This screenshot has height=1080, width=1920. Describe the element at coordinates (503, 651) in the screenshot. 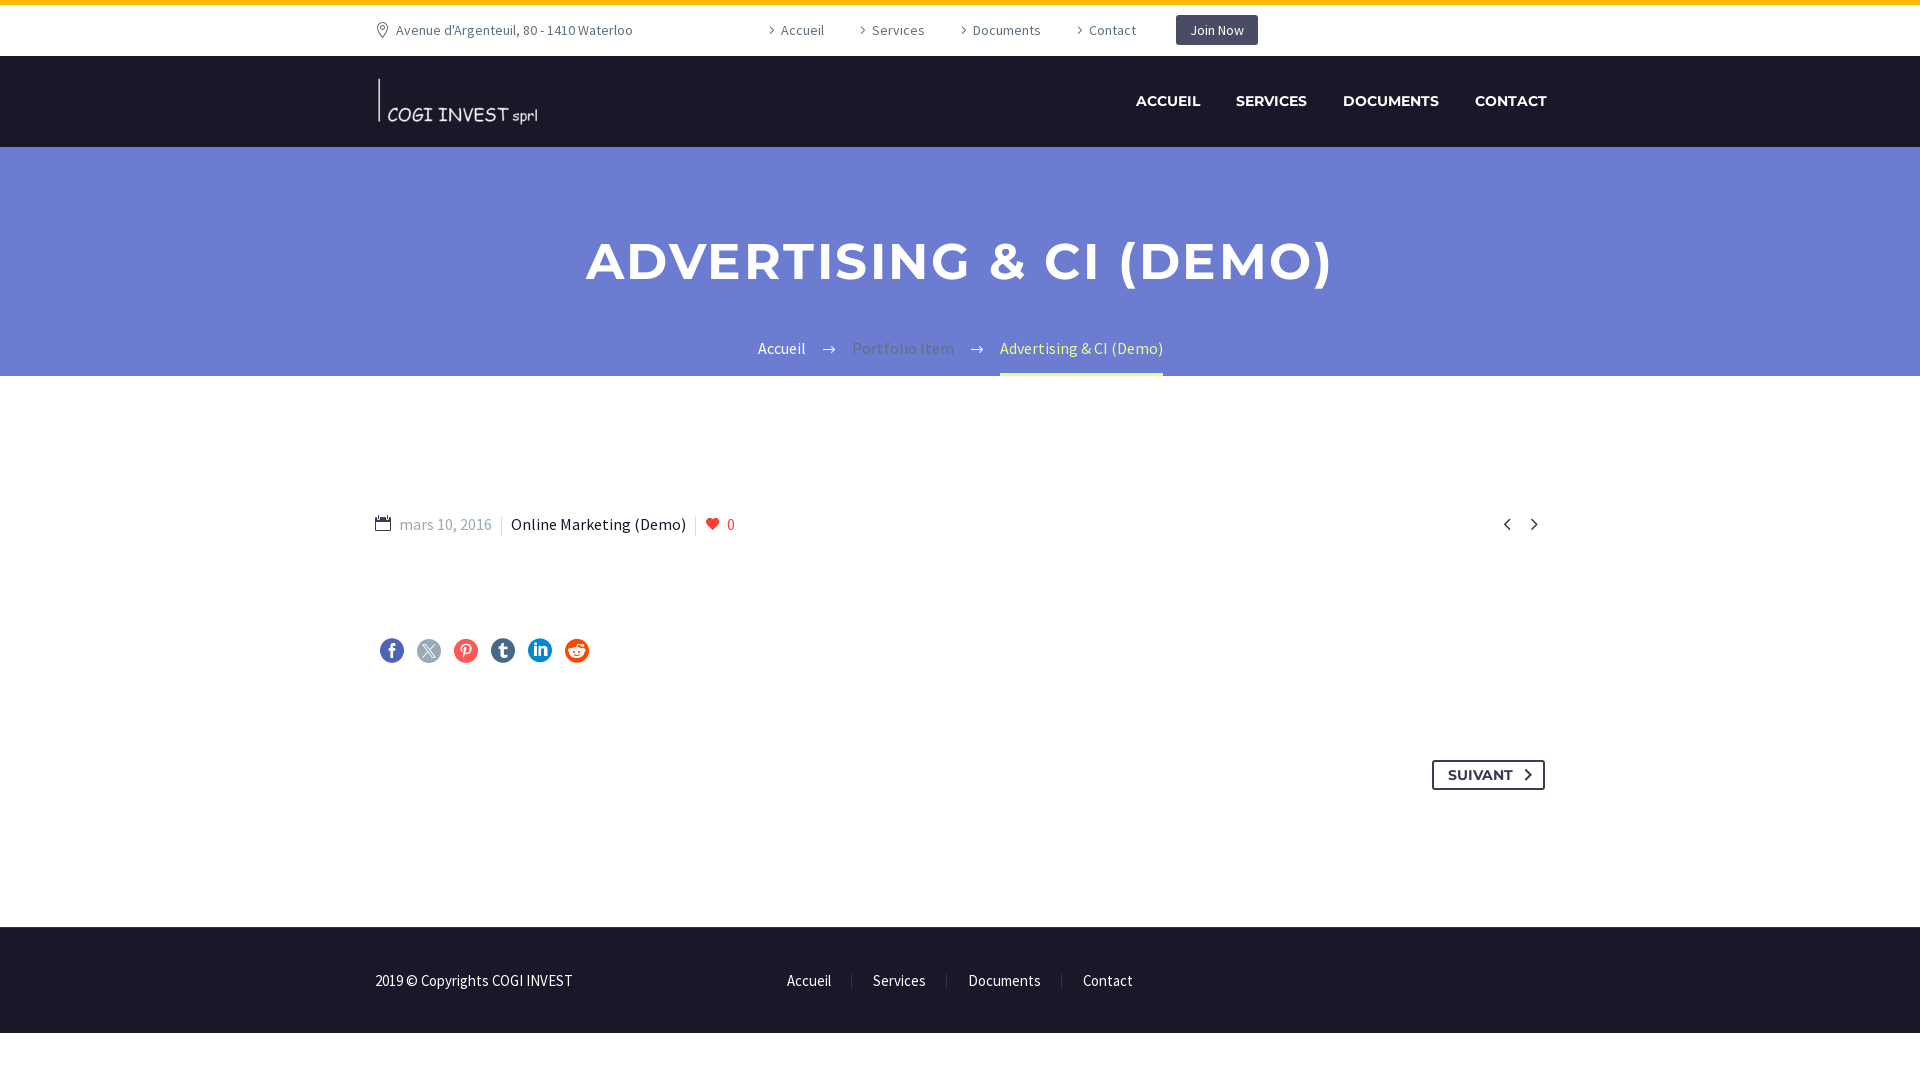

I see `'Tumblr'` at that location.